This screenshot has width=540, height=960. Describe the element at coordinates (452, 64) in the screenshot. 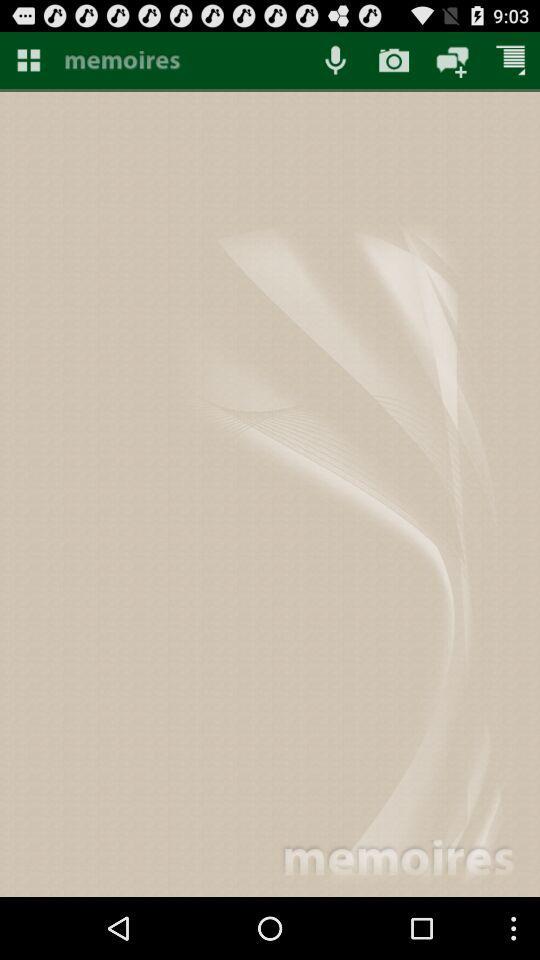

I see `the chat icon` at that location.